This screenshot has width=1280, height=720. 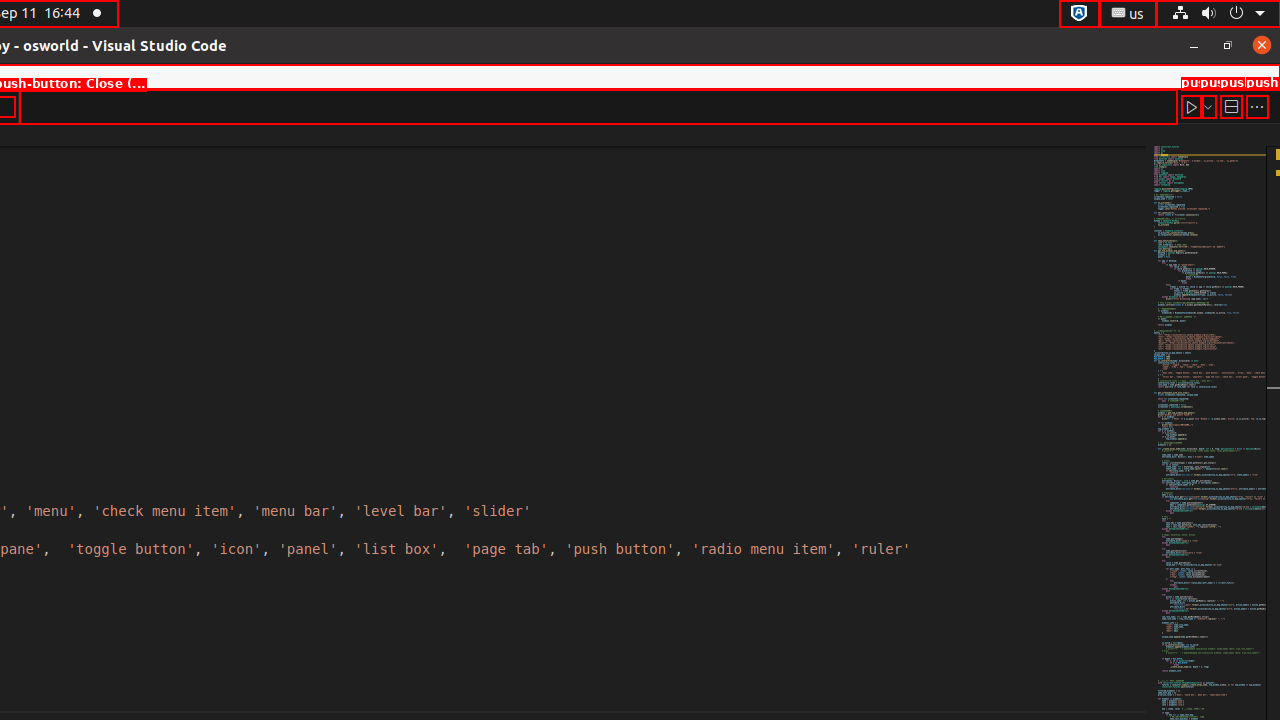 What do you see at coordinates (1229, 106) in the screenshot?
I see `'Split Editor Right (Ctrl+\) [Alt] Split Editor Down'` at bounding box center [1229, 106].